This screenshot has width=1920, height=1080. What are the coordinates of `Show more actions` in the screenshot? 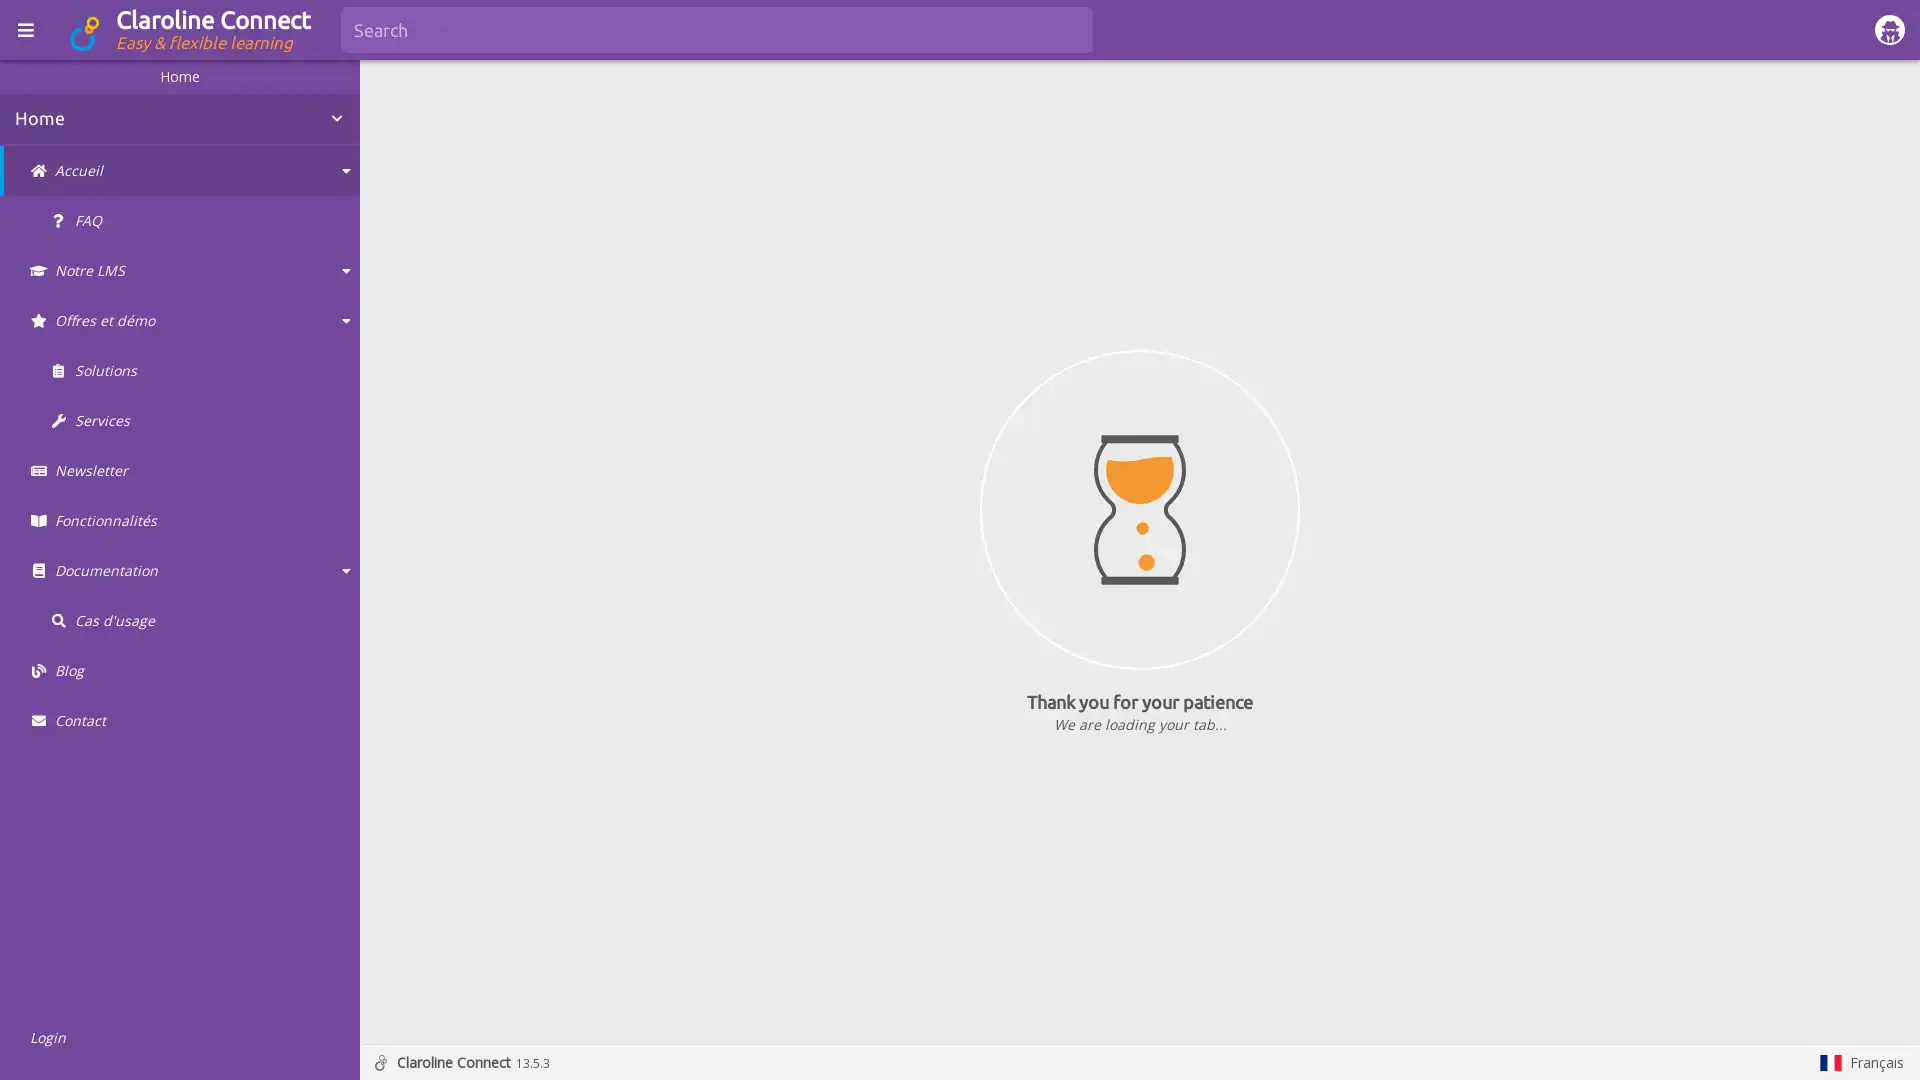 It's located at (1880, 353).